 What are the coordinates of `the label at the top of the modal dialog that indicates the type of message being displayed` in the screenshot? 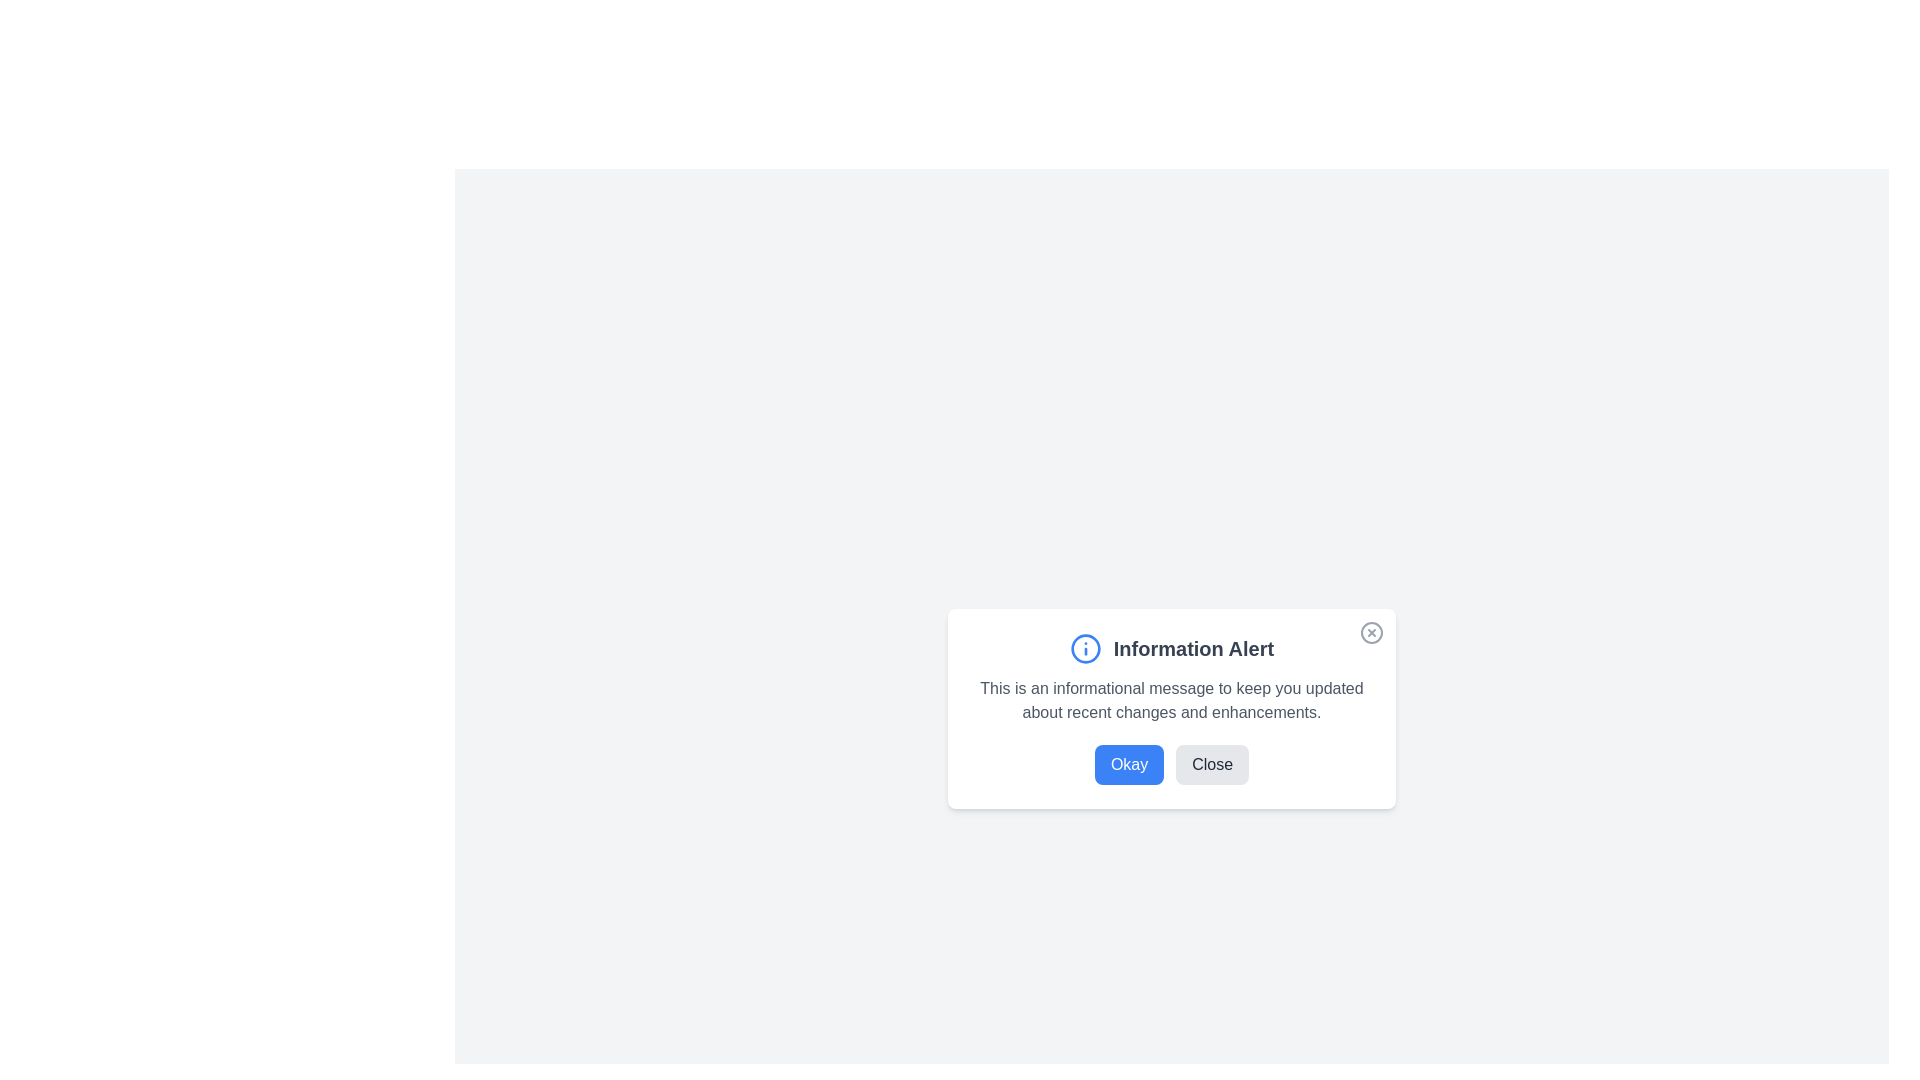 It's located at (1171, 648).